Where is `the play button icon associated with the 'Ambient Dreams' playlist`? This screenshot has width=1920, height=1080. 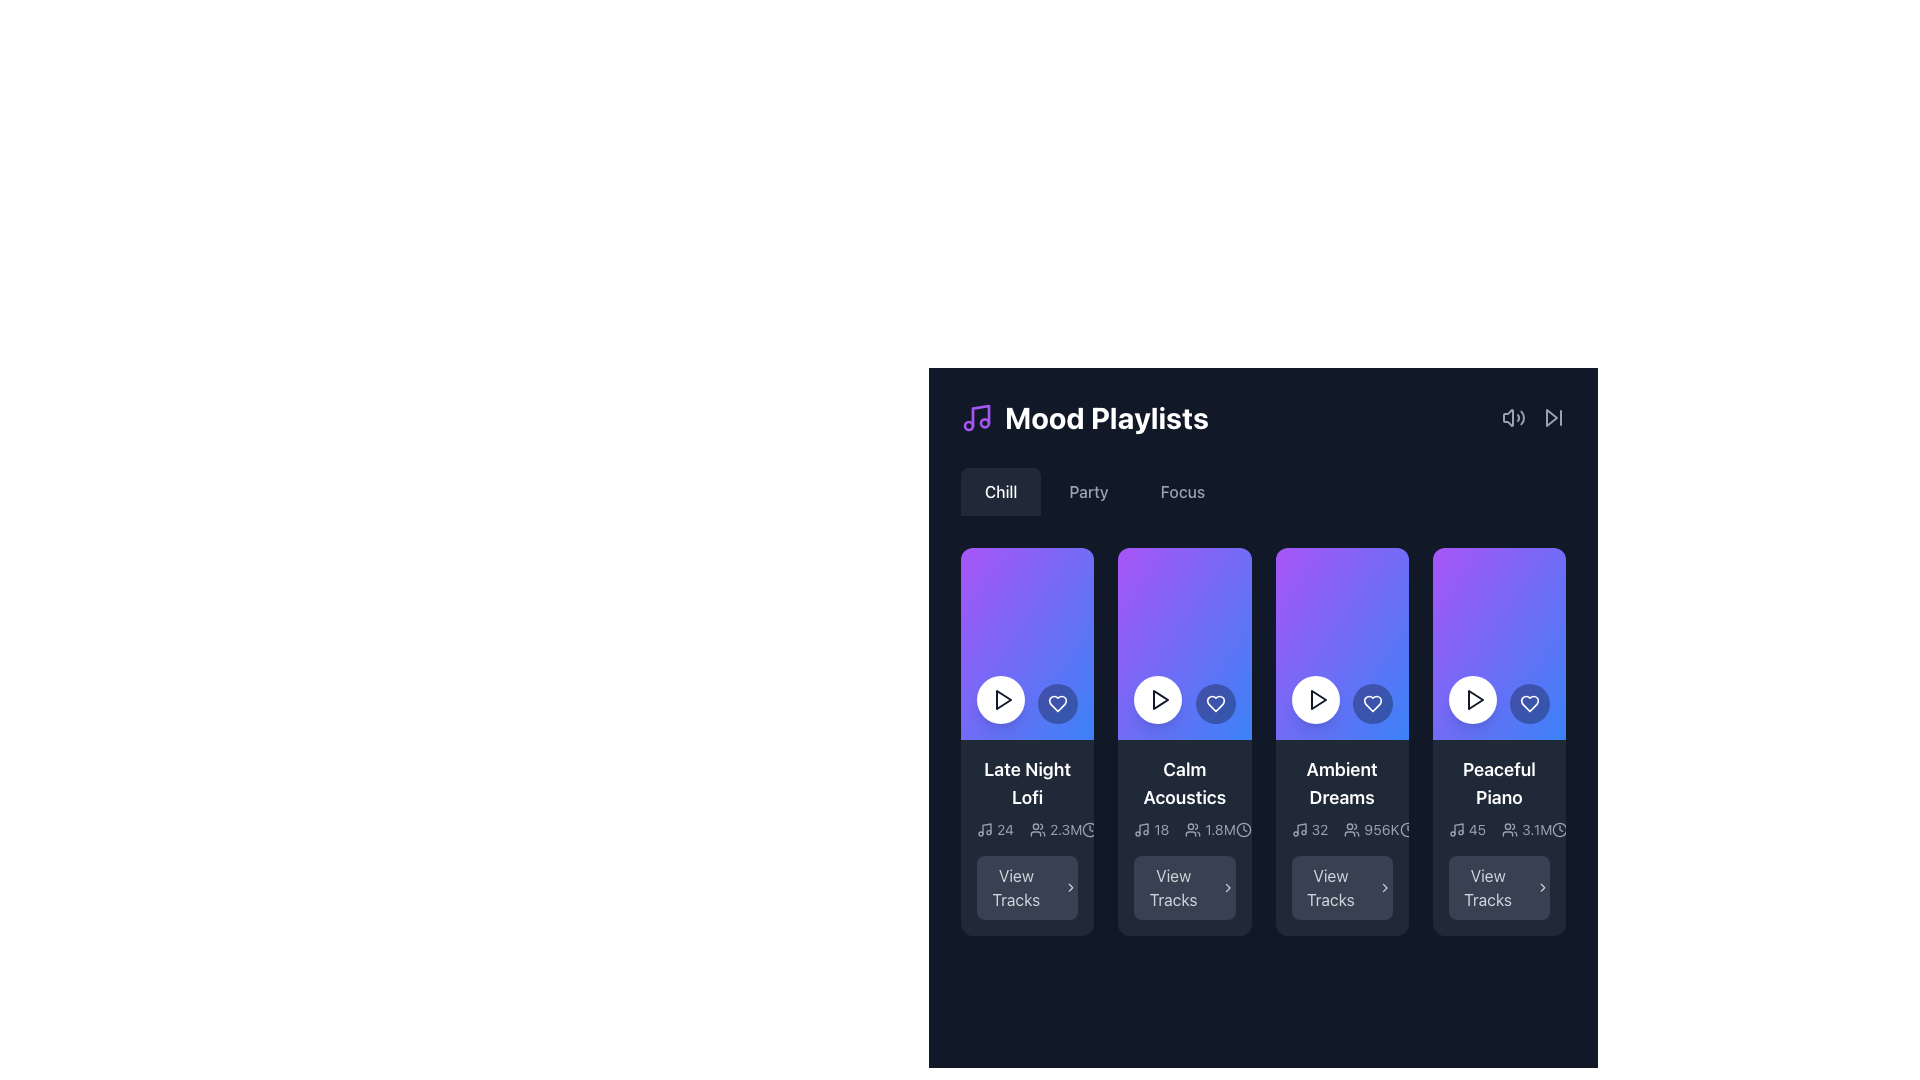 the play button icon associated with the 'Ambient Dreams' playlist is located at coordinates (1317, 698).